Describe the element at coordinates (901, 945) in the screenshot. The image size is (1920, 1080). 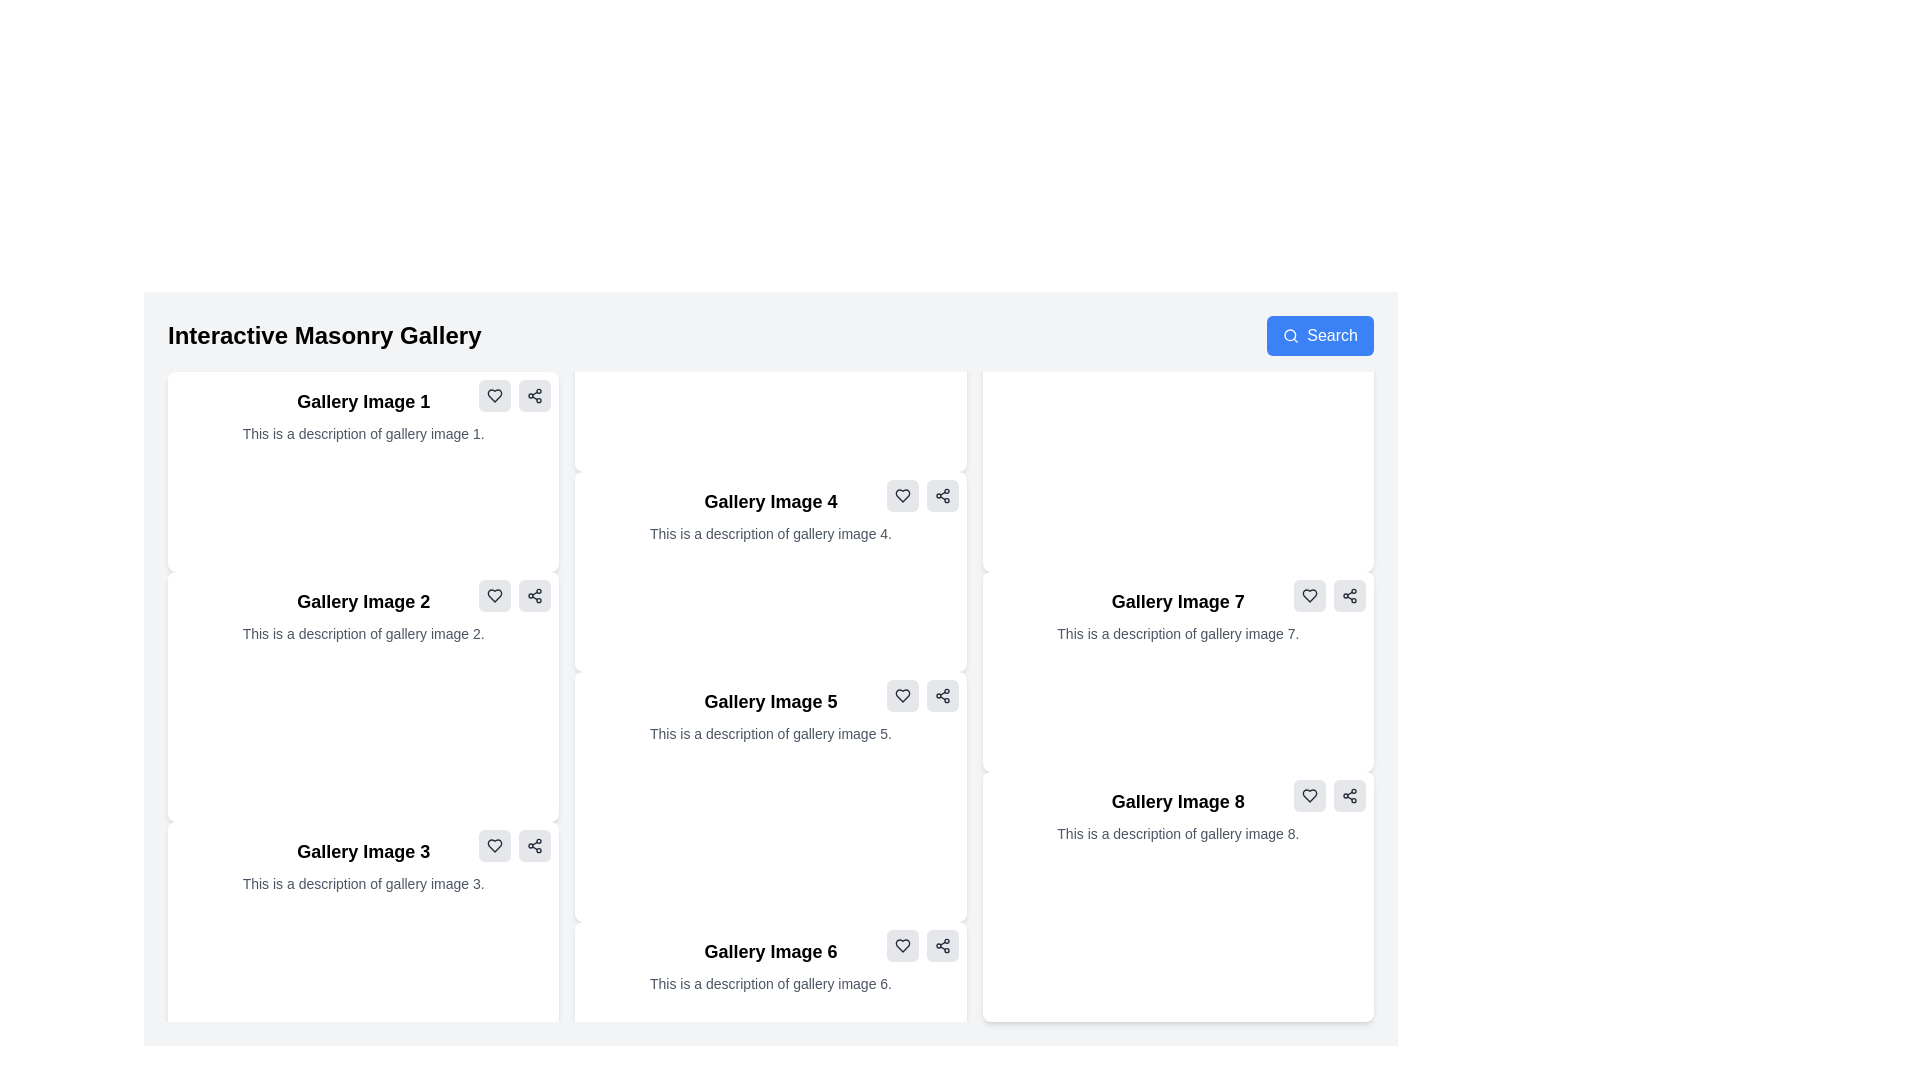
I see `the rounded rectangular button with a heart-shaped icon located at the bottom-right corner of the card labeled 'Gallery Image 6'` at that location.